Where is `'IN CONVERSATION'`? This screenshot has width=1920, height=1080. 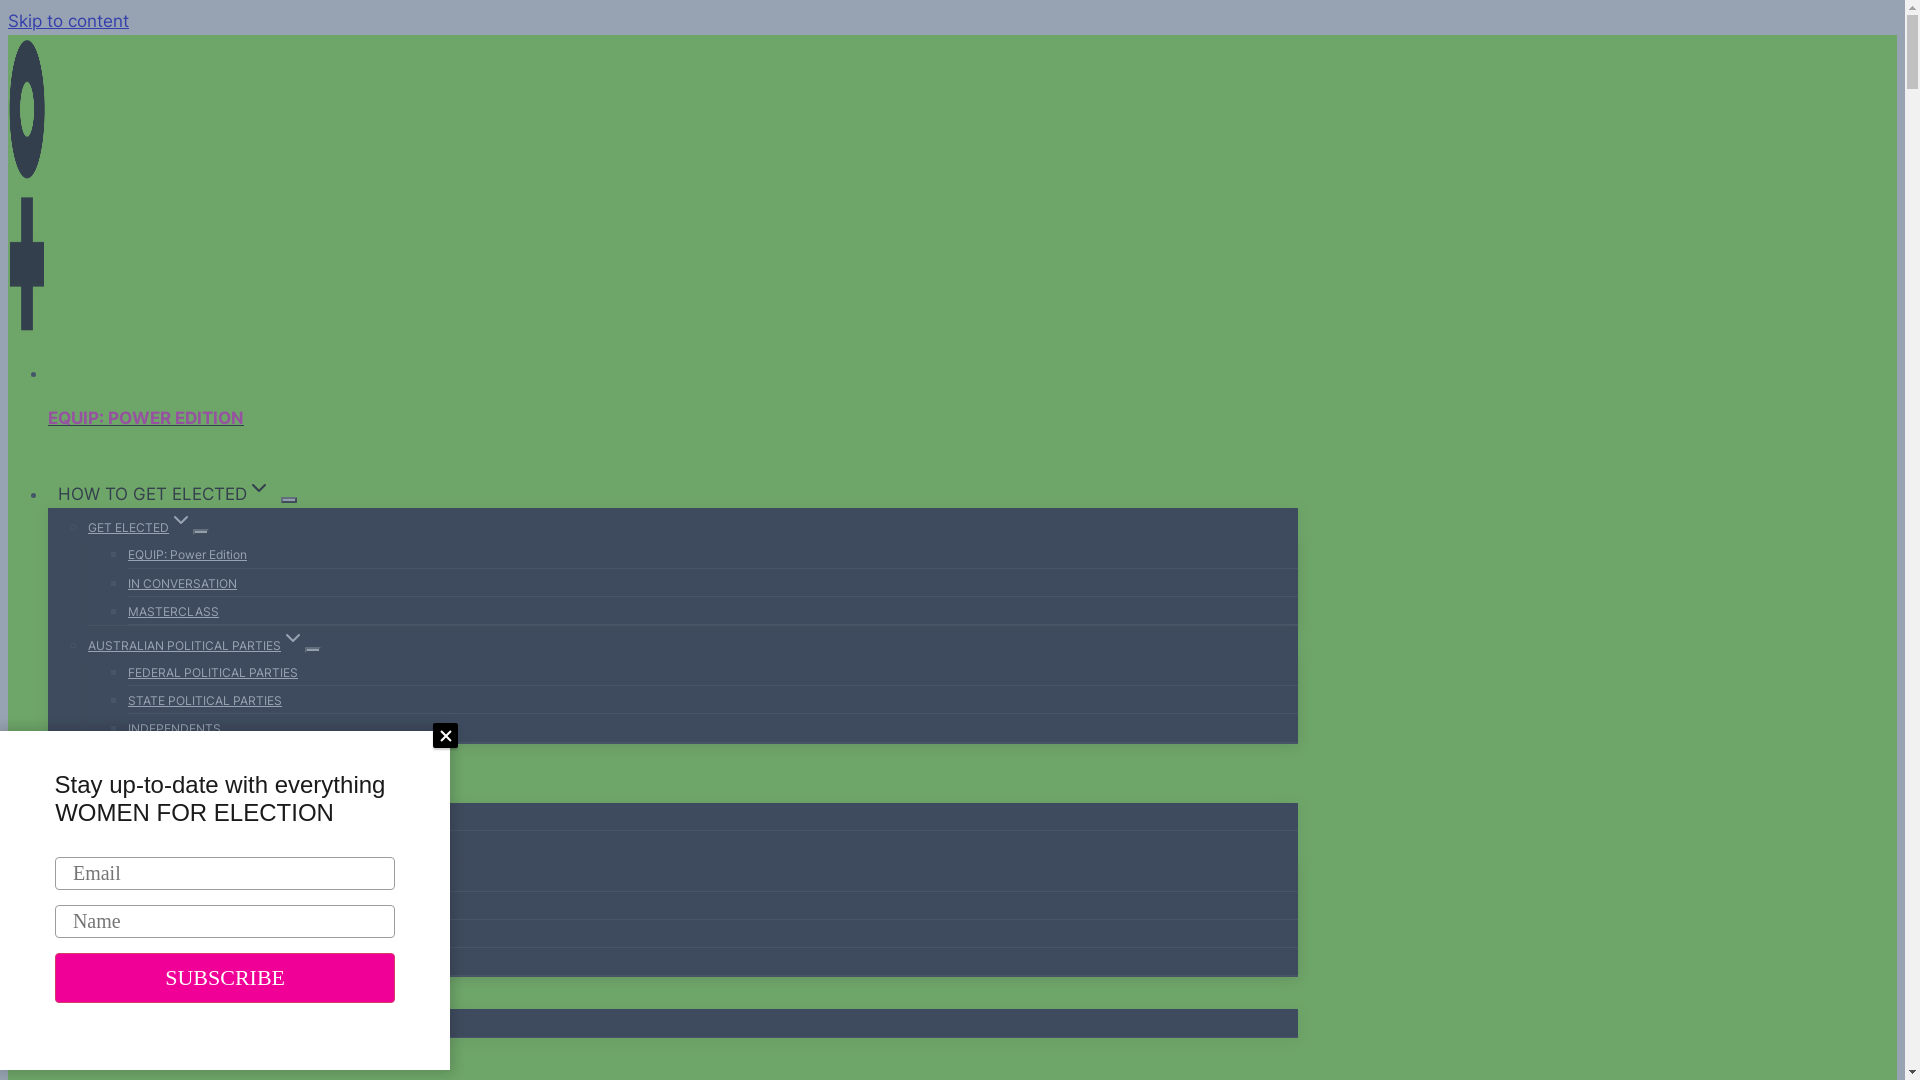
'IN CONVERSATION' is located at coordinates (182, 583).